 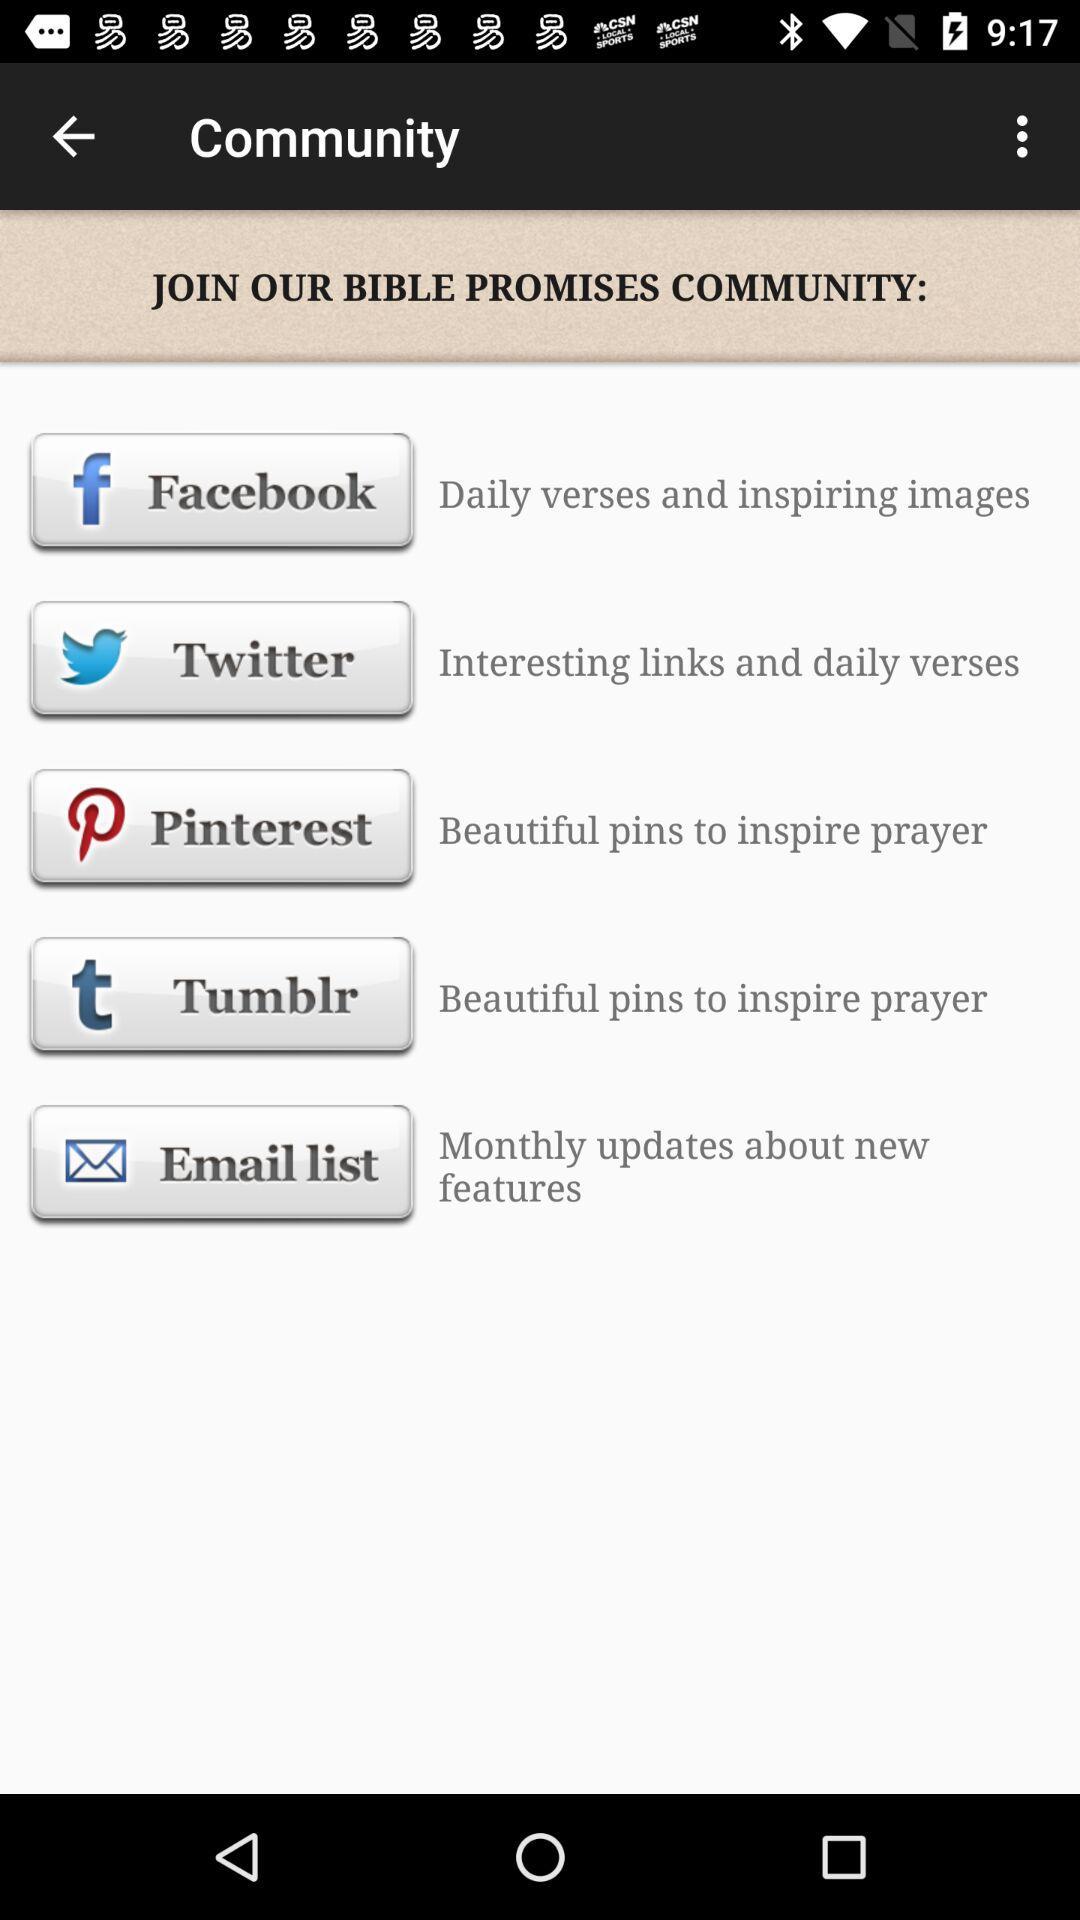 I want to click on email list, so click(x=222, y=1166).